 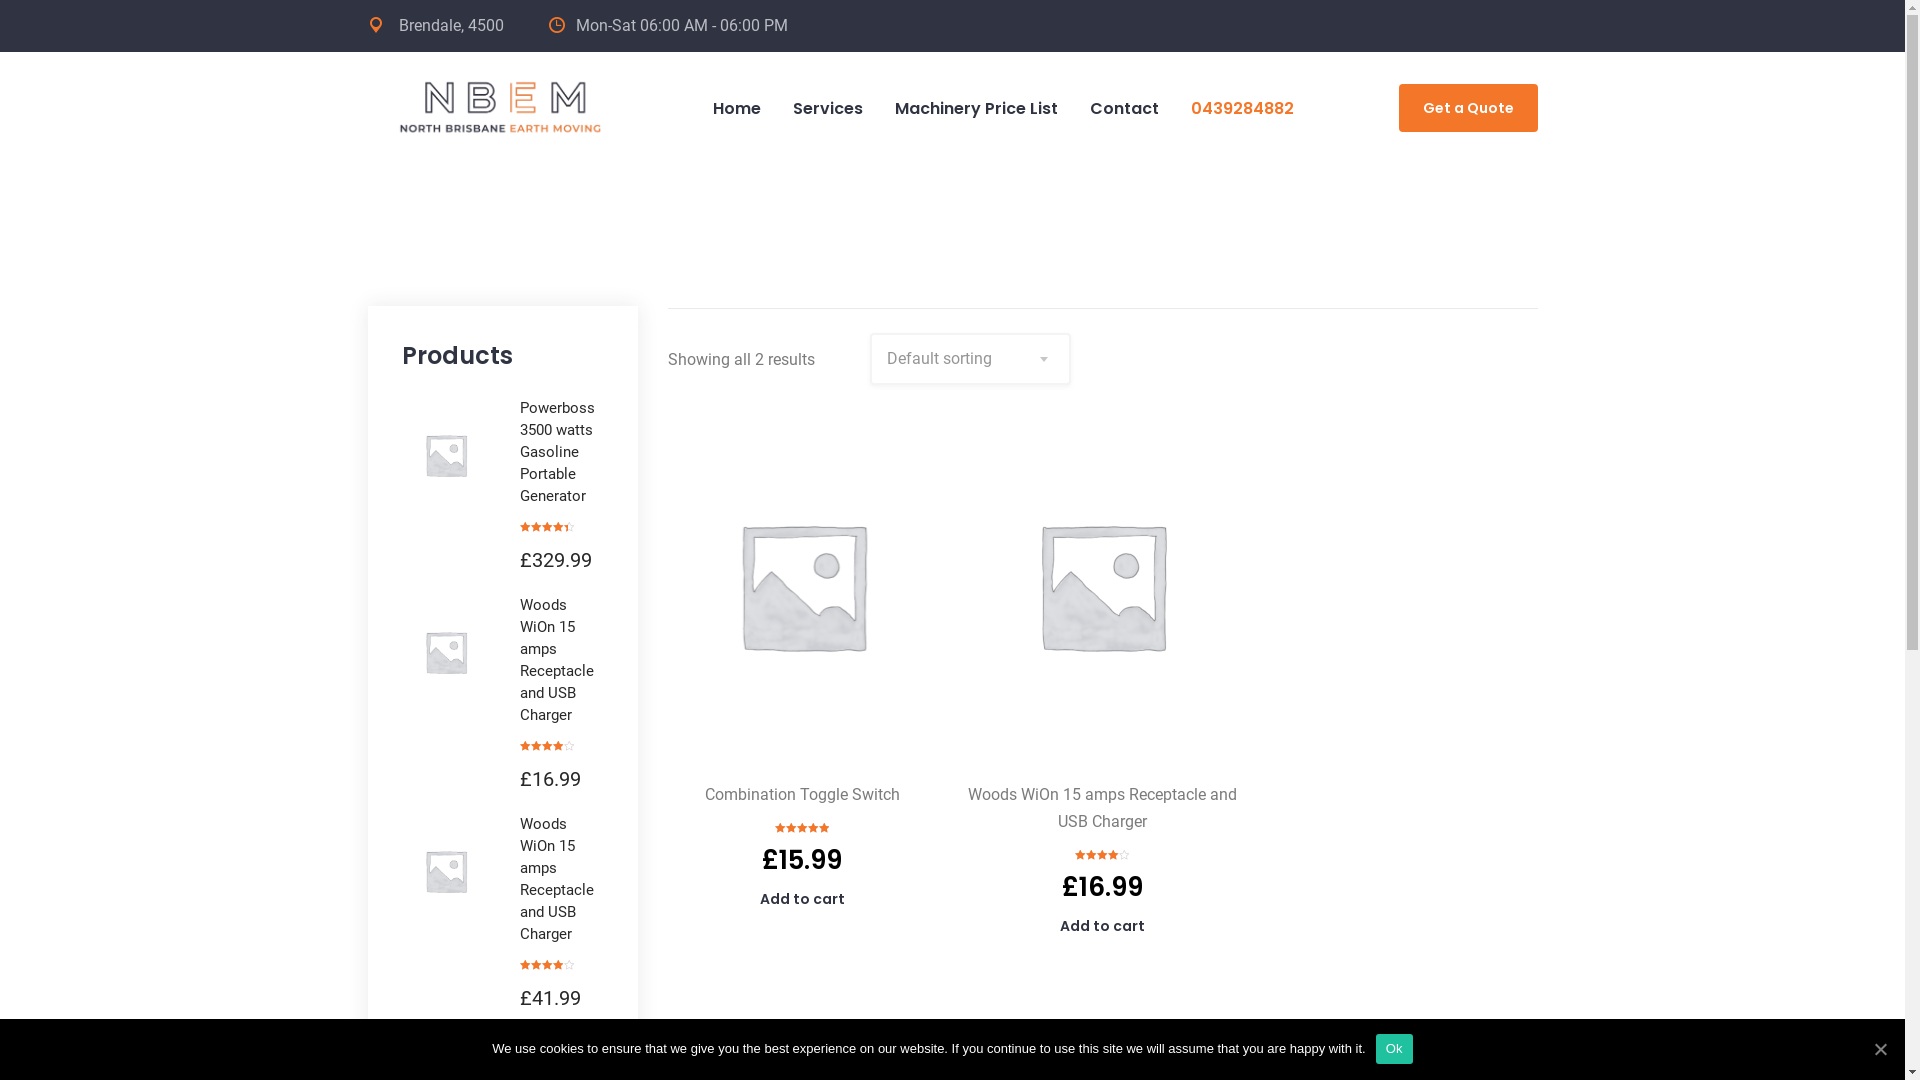 What do you see at coordinates (1393, 1048) in the screenshot?
I see `'Ok'` at bounding box center [1393, 1048].